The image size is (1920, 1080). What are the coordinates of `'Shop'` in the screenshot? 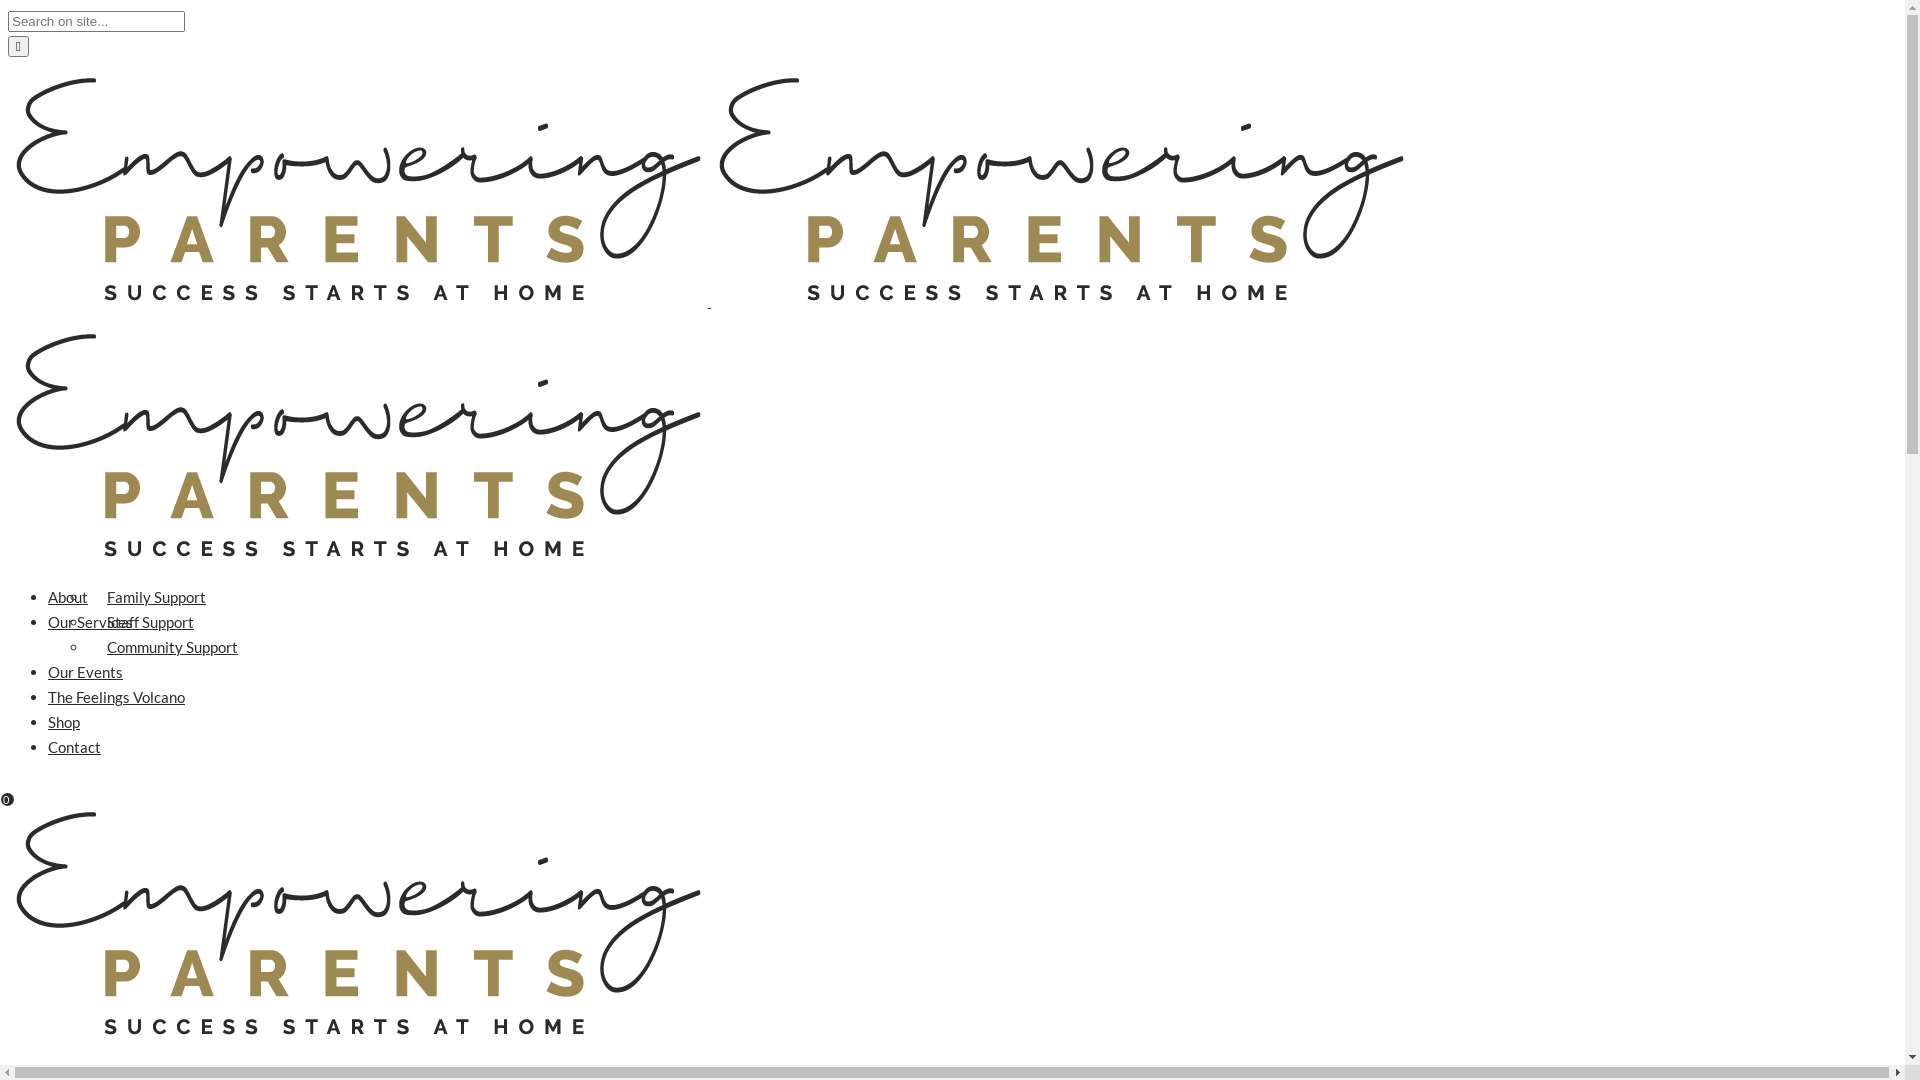 It's located at (63, 721).